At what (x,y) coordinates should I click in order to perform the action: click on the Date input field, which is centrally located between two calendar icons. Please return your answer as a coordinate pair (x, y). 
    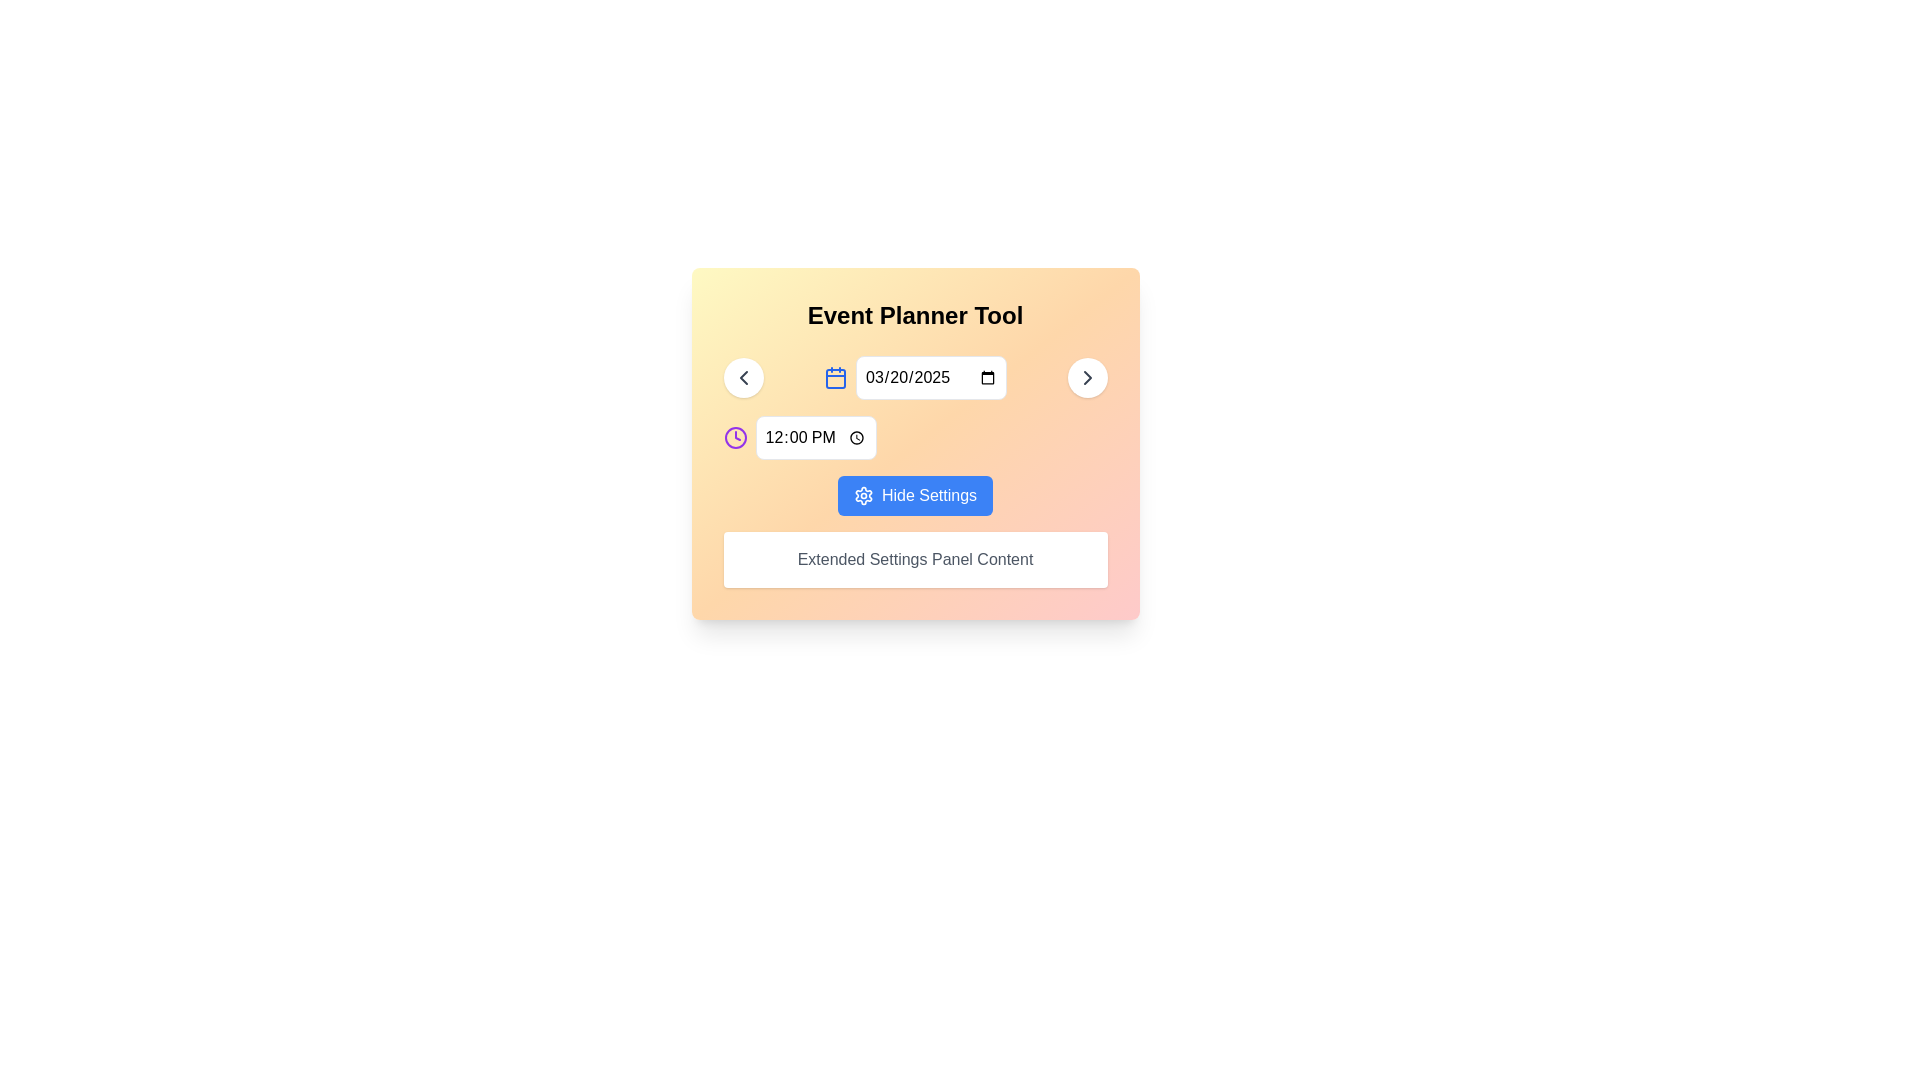
    Looking at the image, I should click on (914, 378).